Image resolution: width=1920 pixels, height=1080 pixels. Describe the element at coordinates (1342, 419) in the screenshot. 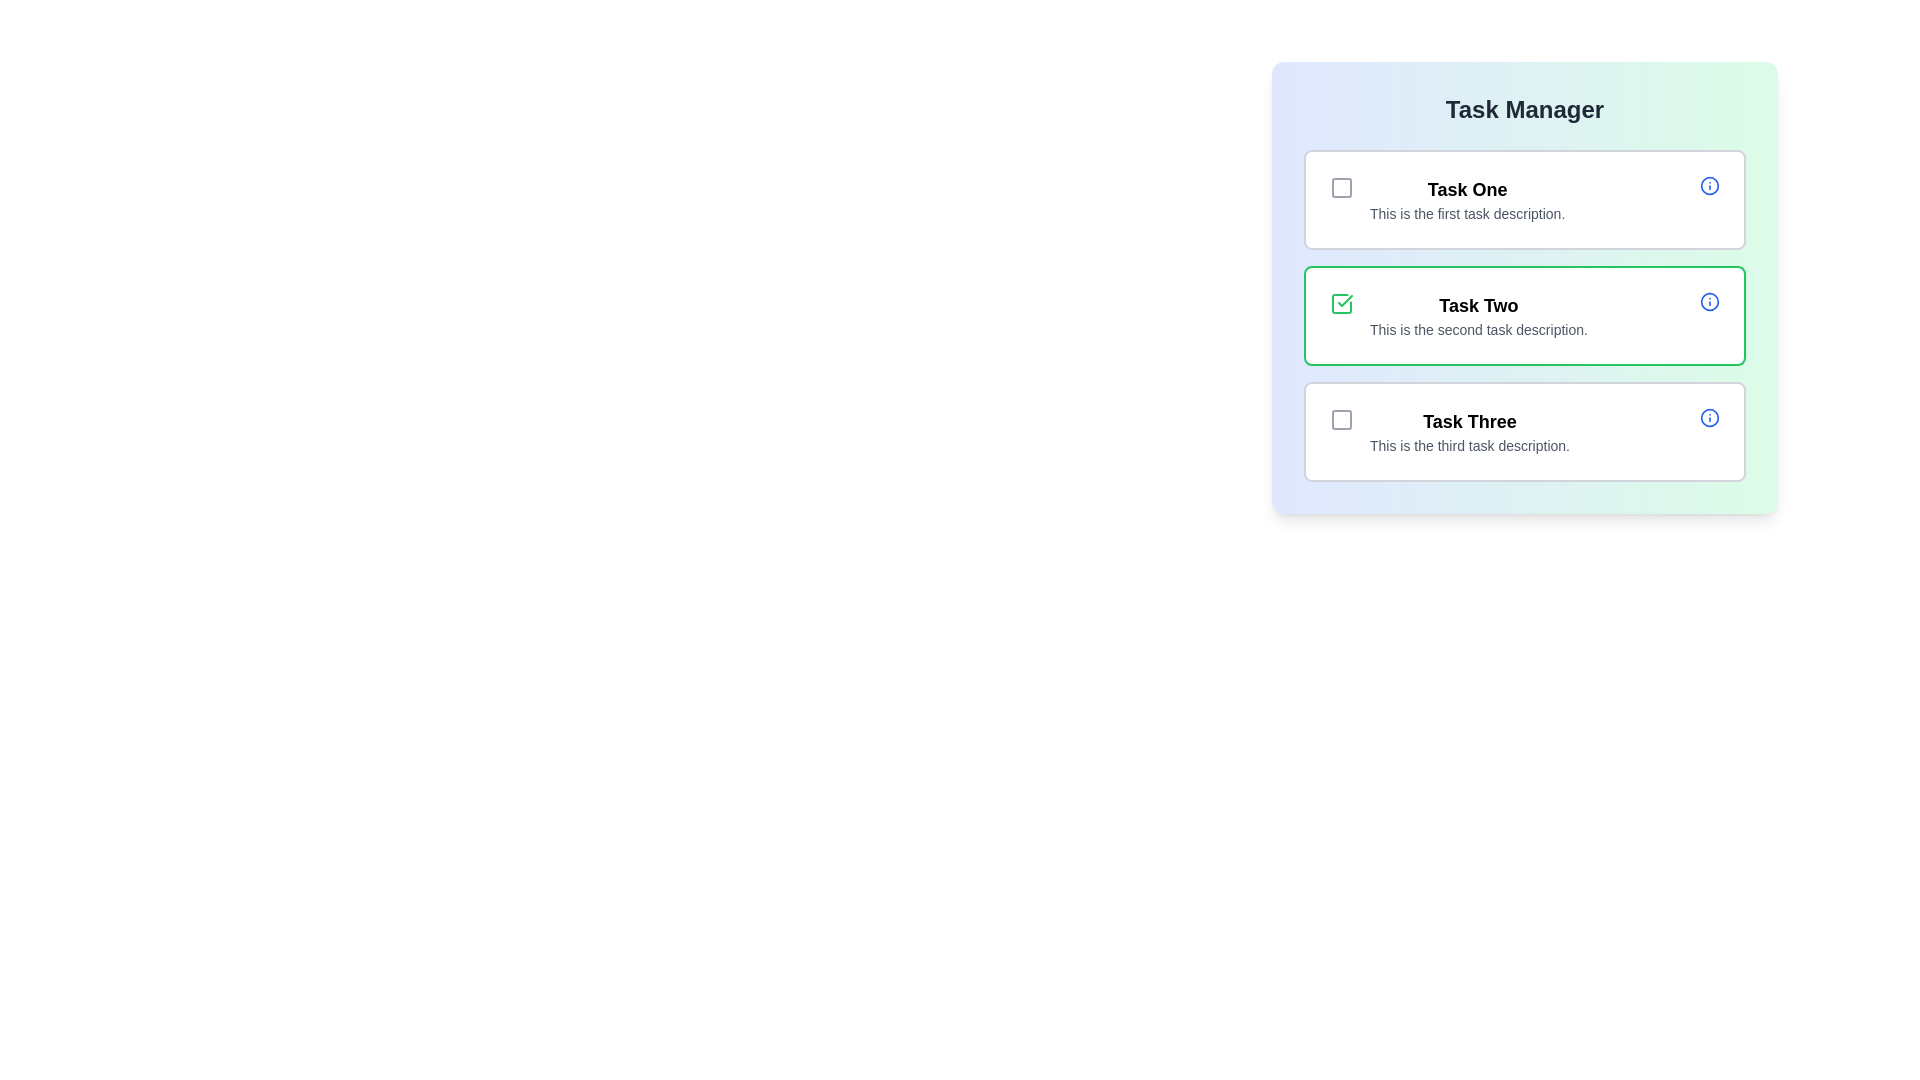

I see `the square with rounded corners located in the red square icon in the 'Task Three' row of the task list, positioned to the left of the row's title text` at that location.